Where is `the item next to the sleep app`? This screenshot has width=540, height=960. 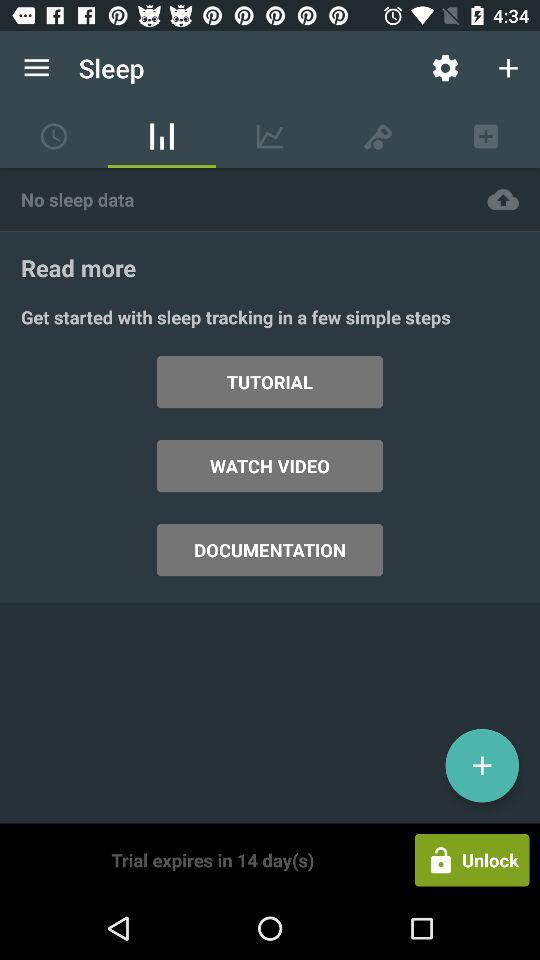
the item next to the sleep app is located at coordinates (445, 68).